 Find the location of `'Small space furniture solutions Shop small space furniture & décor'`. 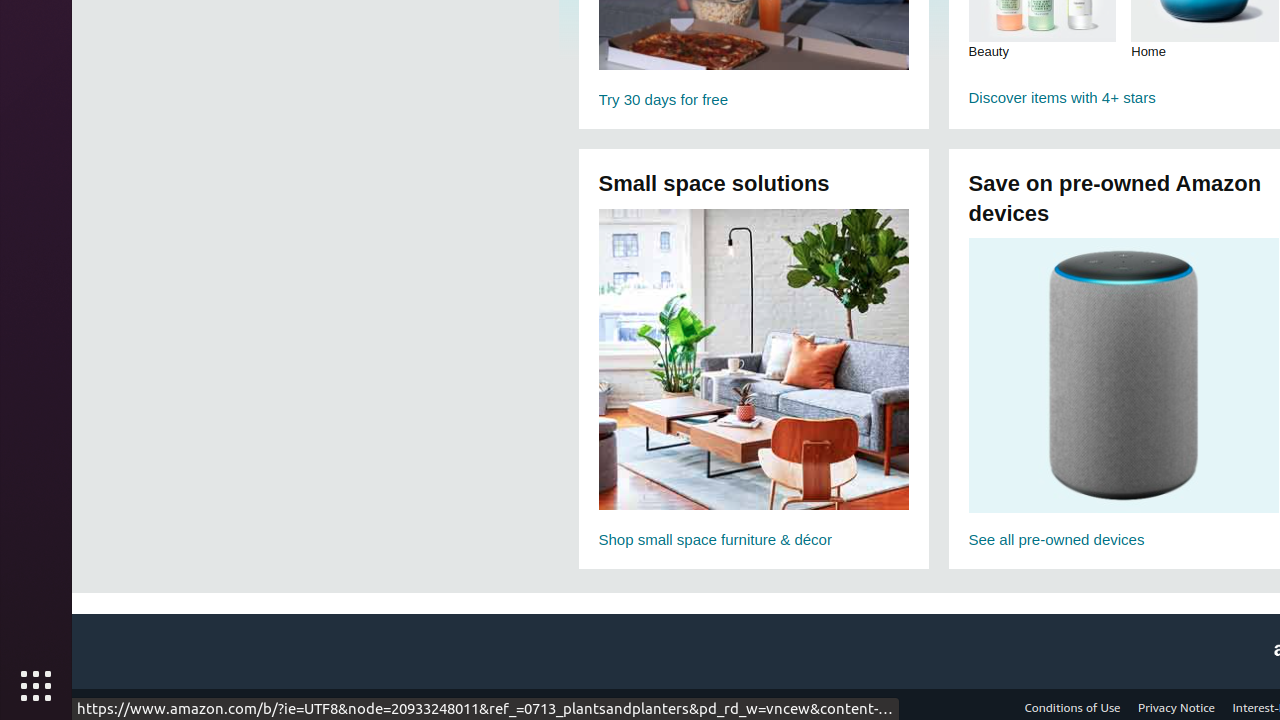

'Small space furniture solutions Shop small space furniture & décor' is located at coordinates (752, 381).